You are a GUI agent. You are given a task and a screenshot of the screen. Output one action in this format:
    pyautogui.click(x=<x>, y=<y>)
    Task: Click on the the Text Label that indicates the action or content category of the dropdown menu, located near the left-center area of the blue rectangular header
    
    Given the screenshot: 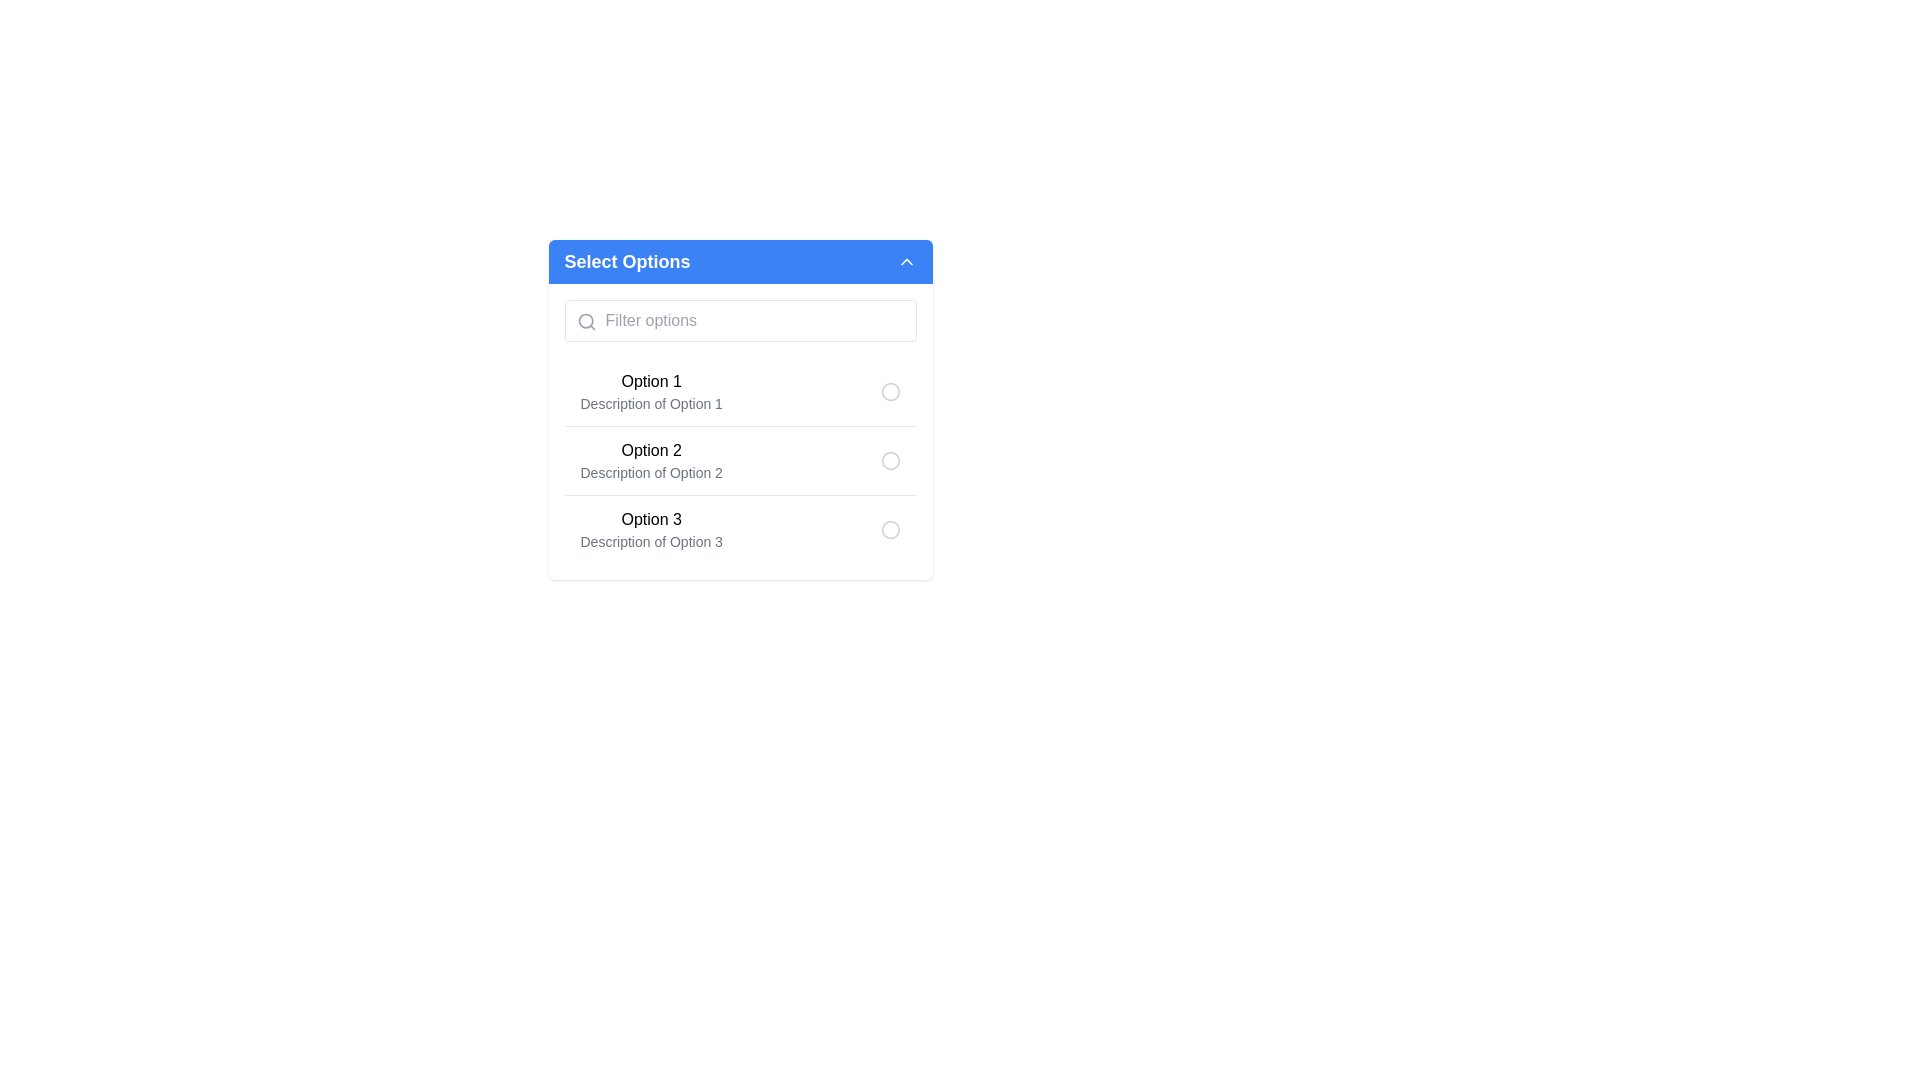 What is the action you would take?
    pyautogui.click(x=626, y=261)
    